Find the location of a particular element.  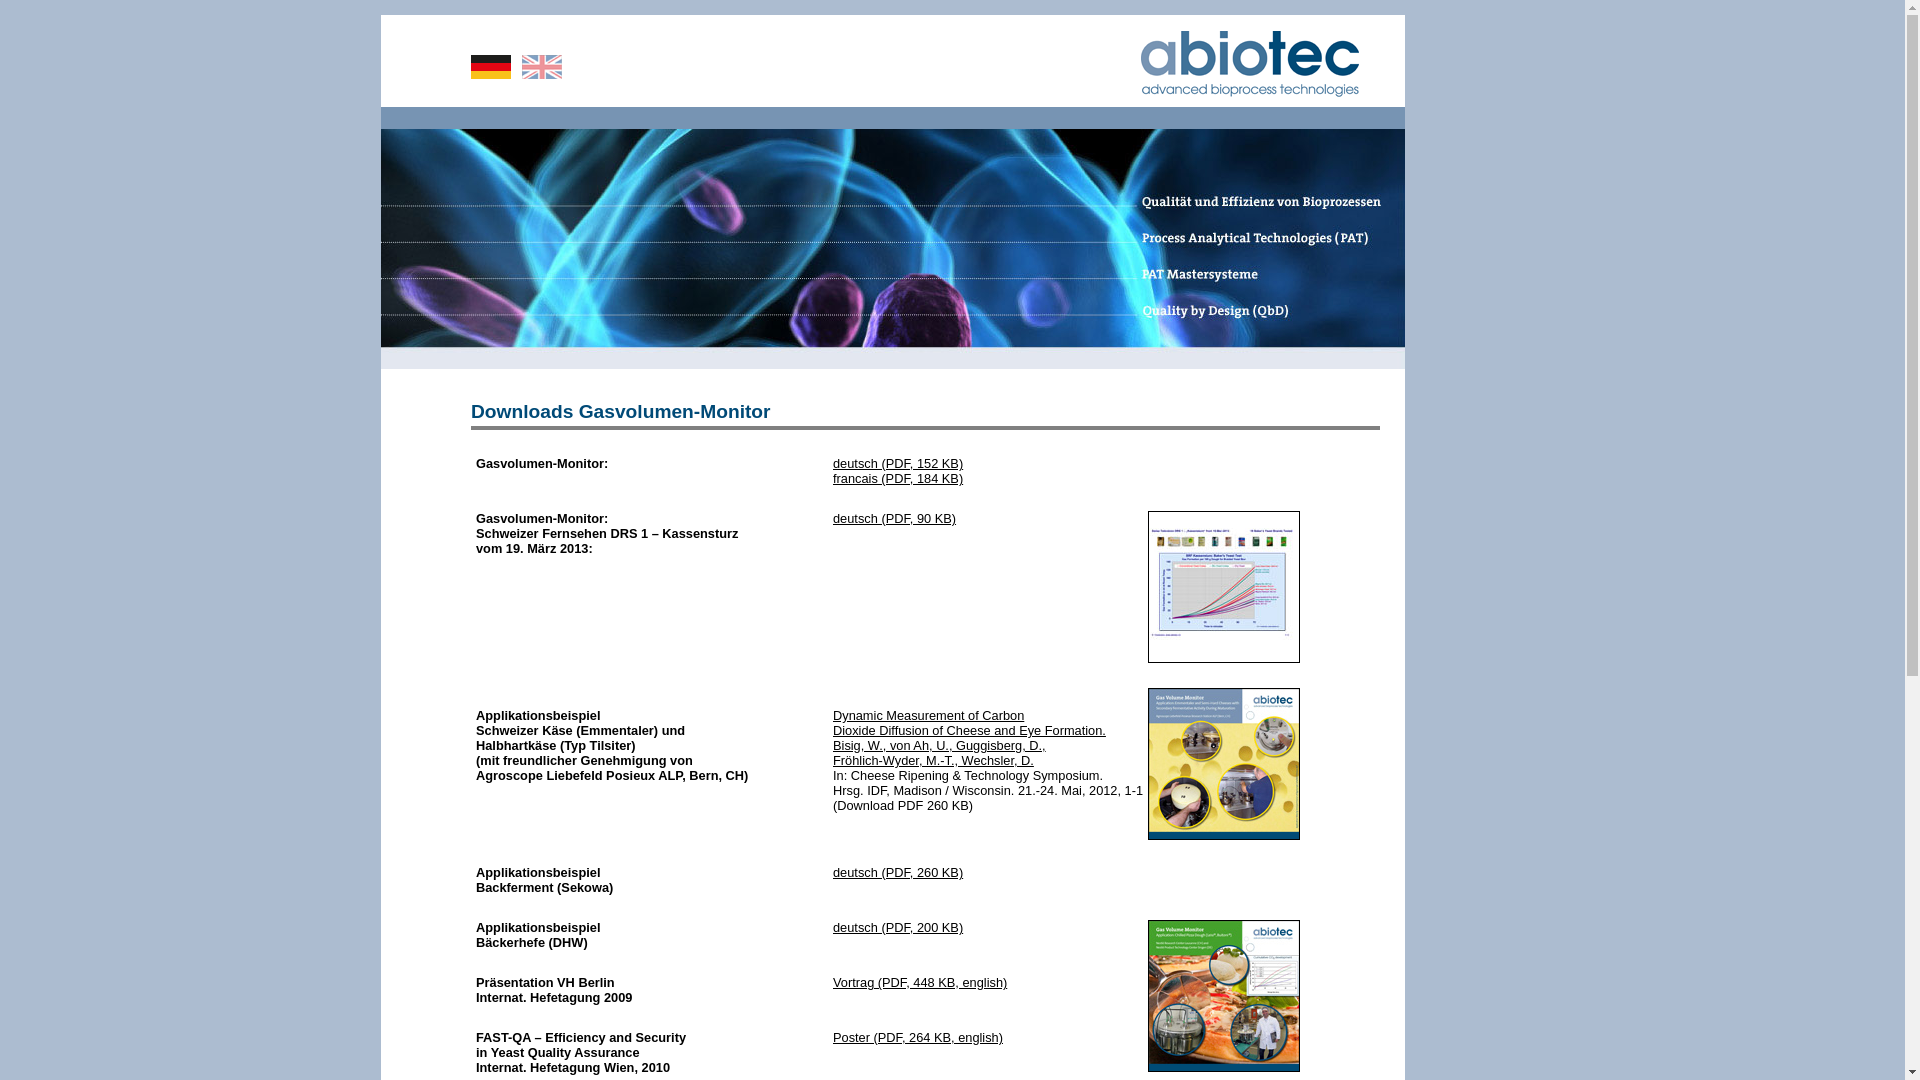

'Poster (PDF, 264 KB, english)' is located at coordinates (916, 1036).